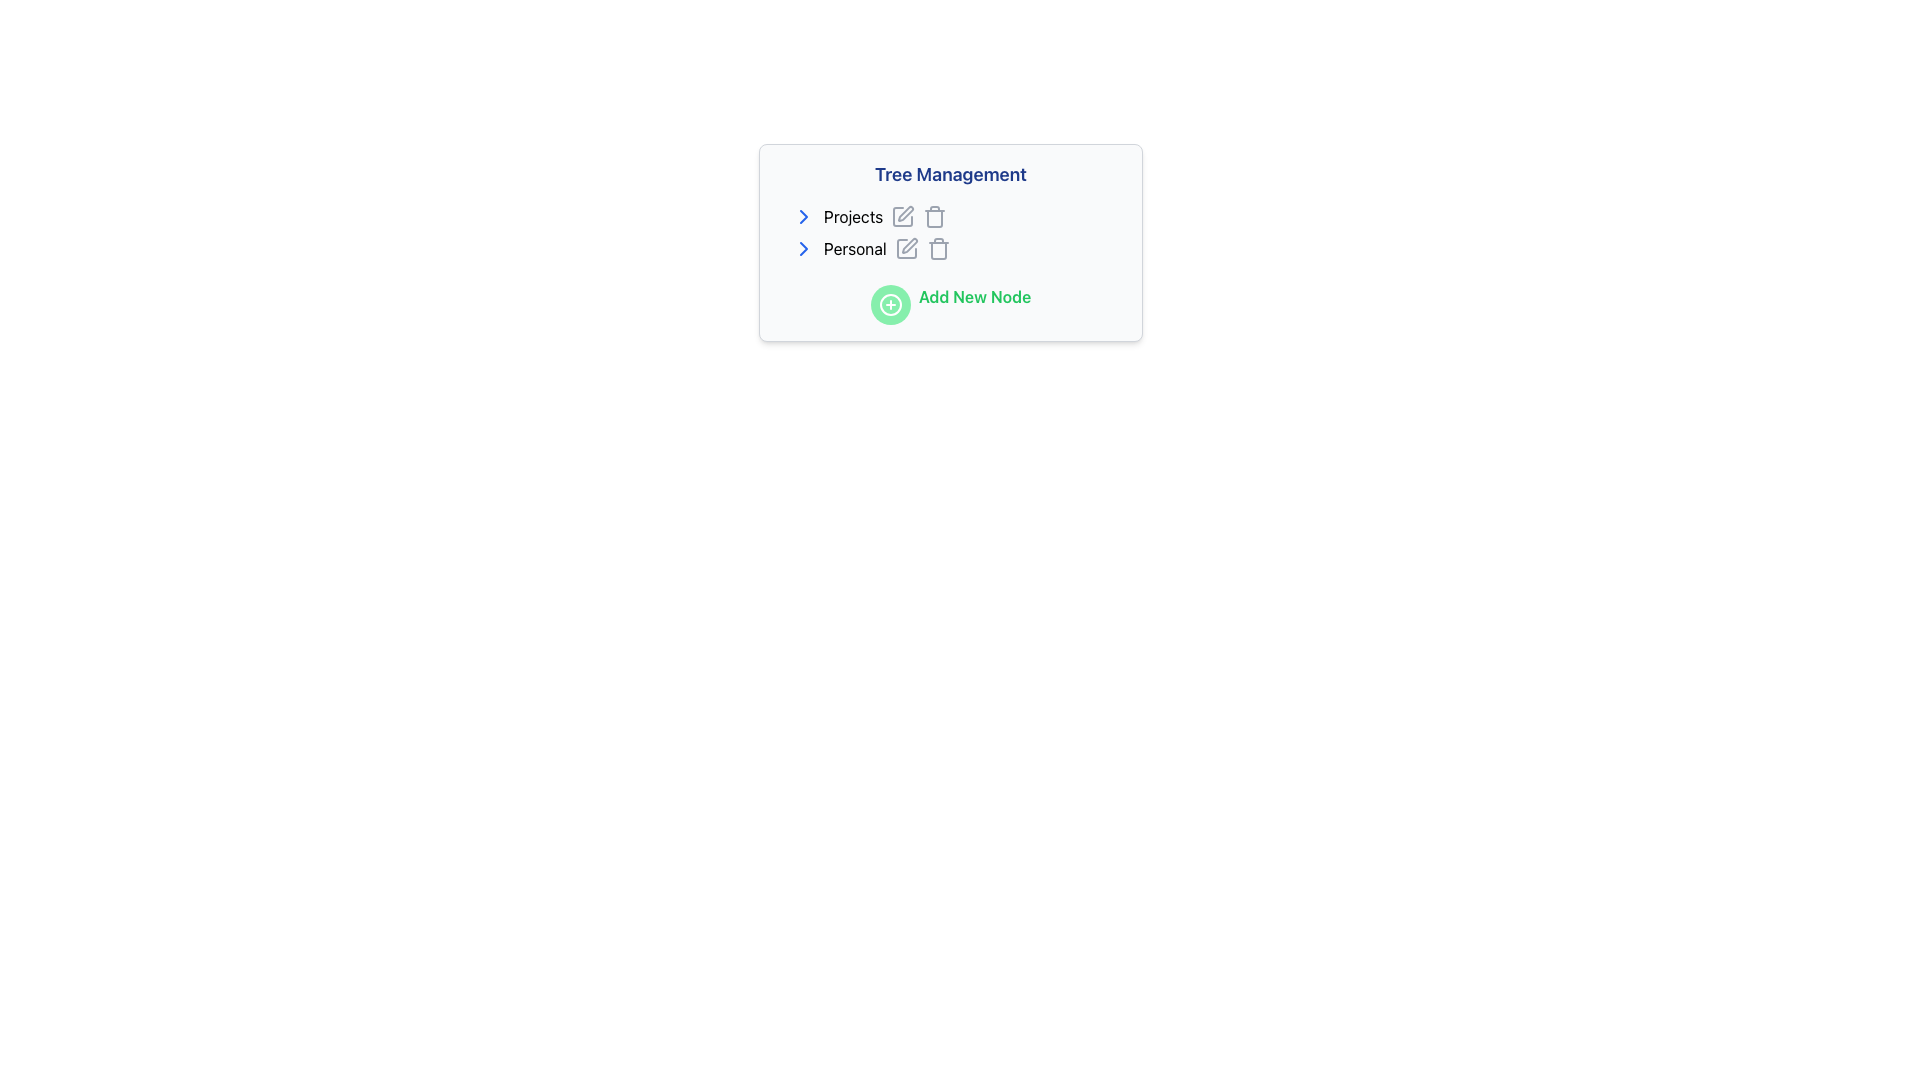 This screenshot has height=1080, width=1920. Describe the element at coordinates (905, 248) in the screenshot. I see `the center icon in the second row of the list under the 'Tree Management' section, associated with the 'Personal' entry` at that location.